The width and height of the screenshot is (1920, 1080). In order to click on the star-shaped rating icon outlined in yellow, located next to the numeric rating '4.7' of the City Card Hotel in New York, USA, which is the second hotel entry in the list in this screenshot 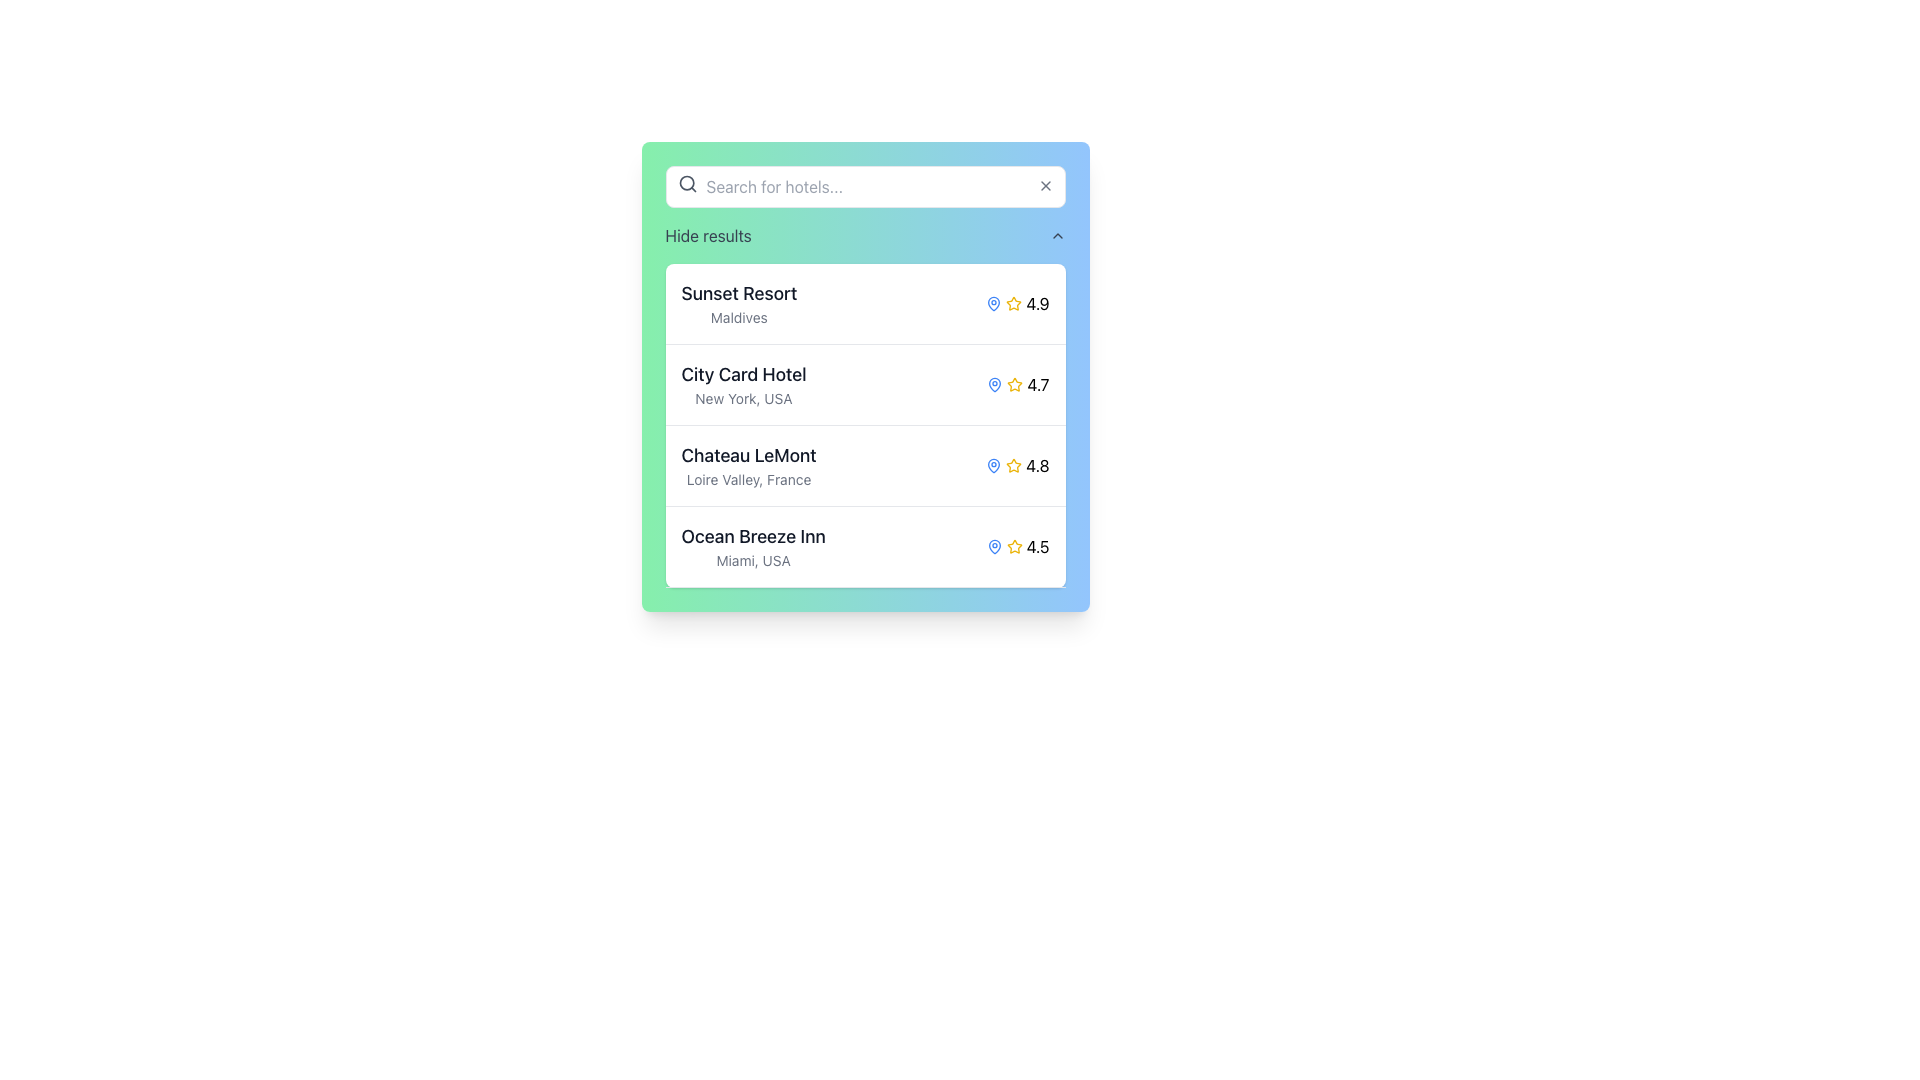, I will do `click(1015, 385)`.